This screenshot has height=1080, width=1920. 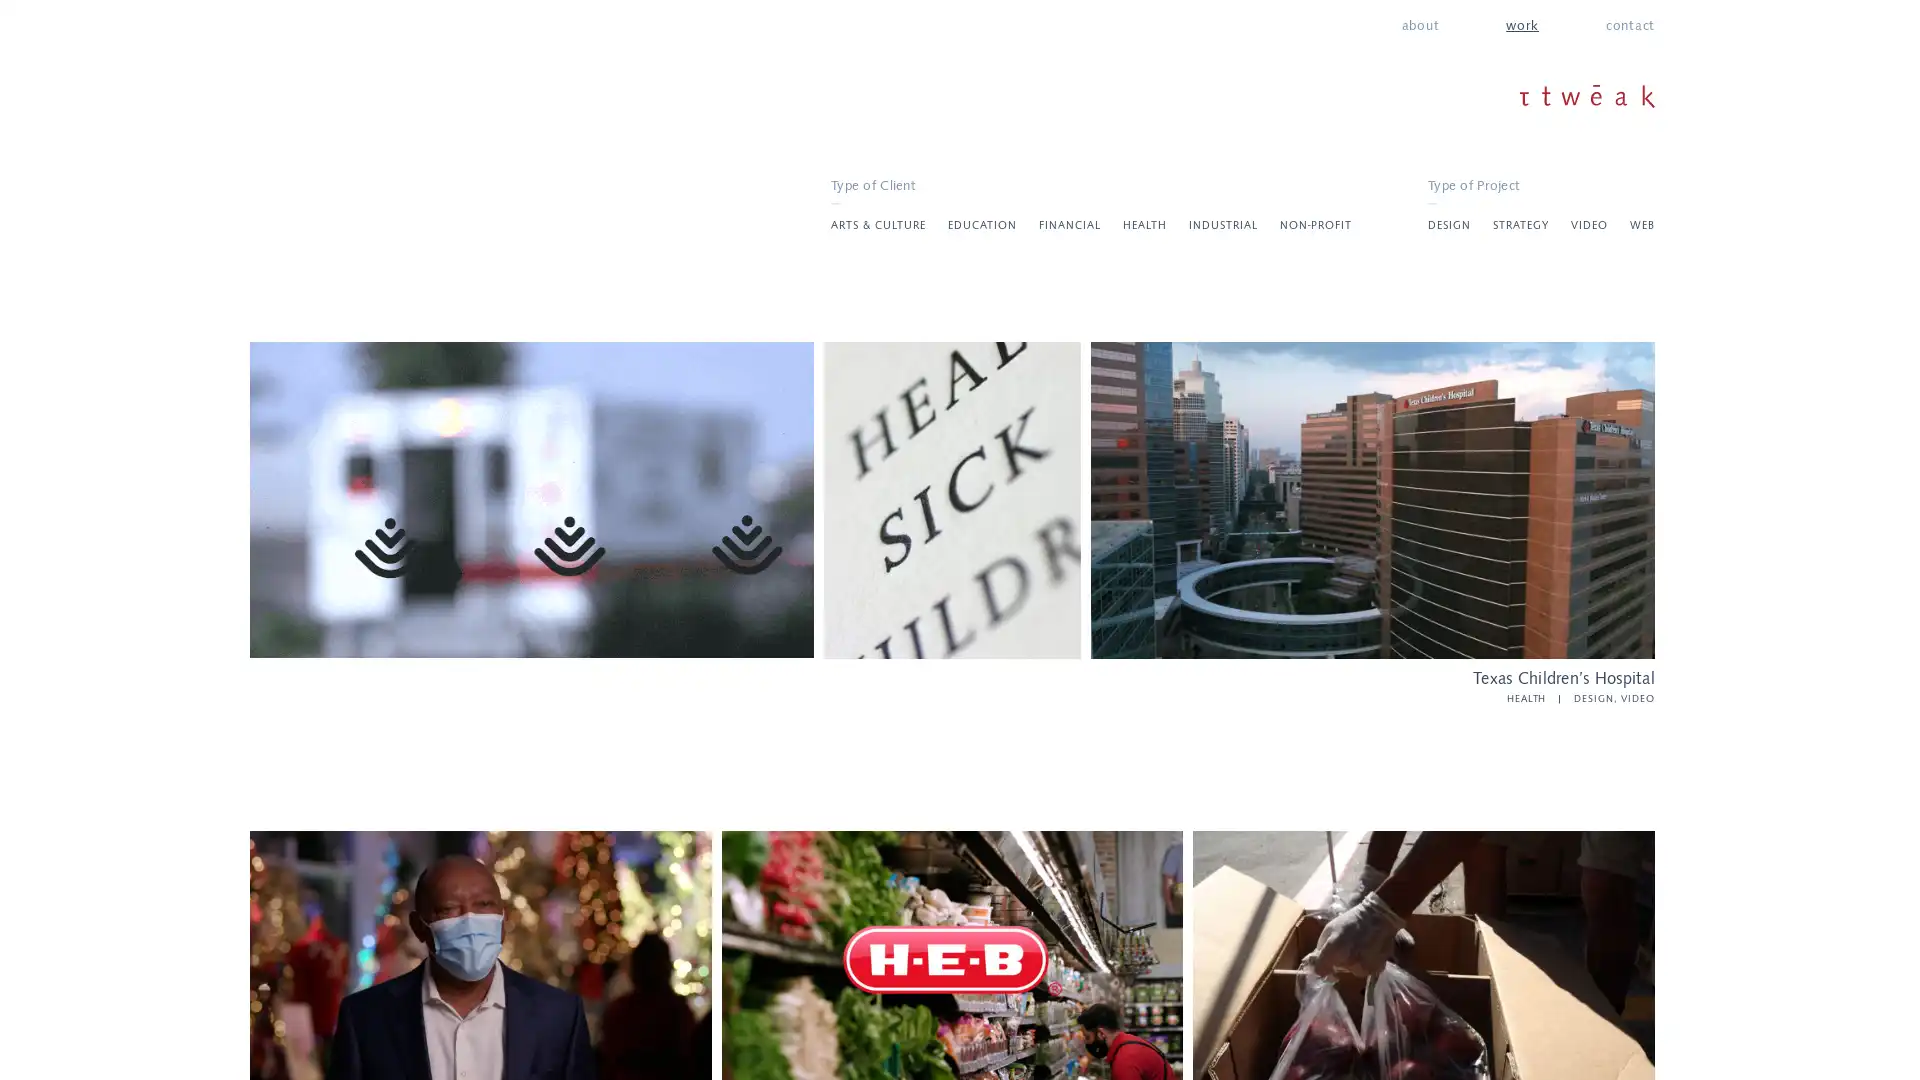 I want to click on NON-PROFIT, so click(x=1315, y=225).